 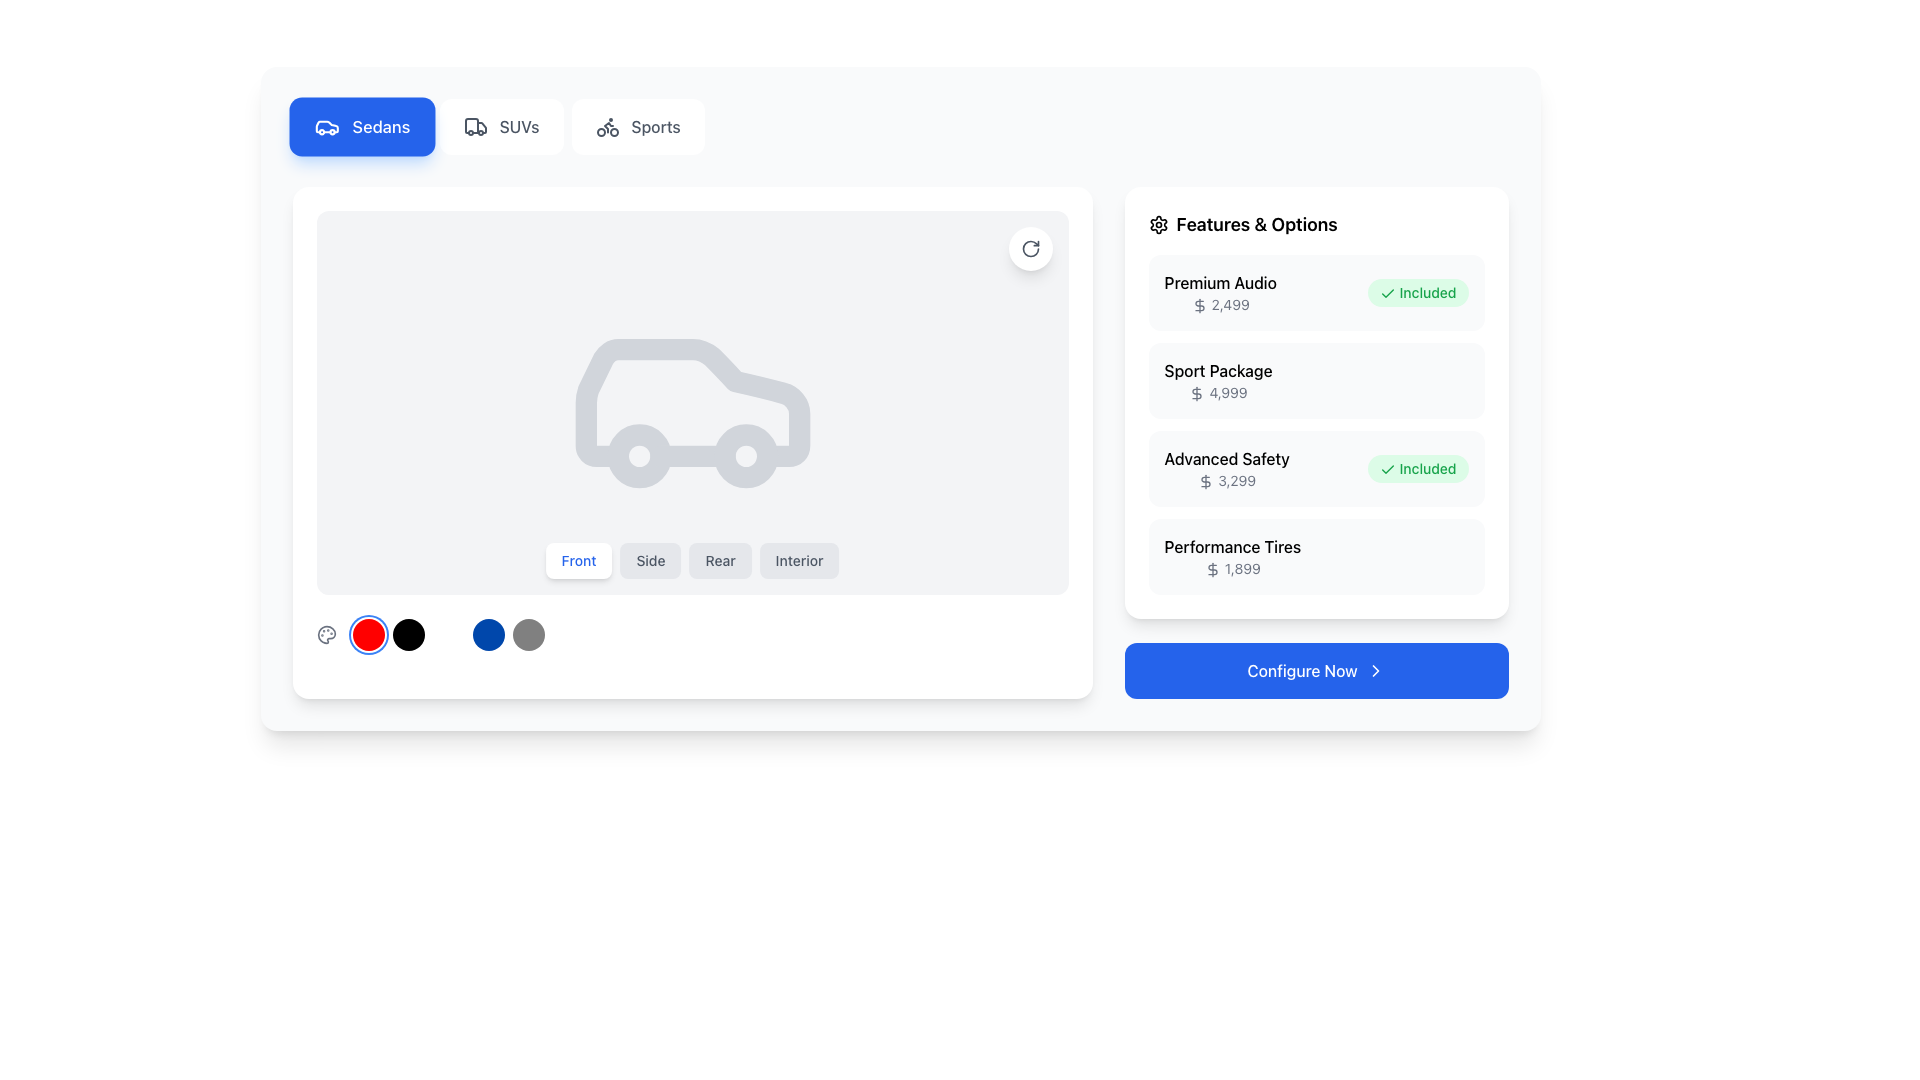 I want to click on the settings icon located in the top-right section of the interface within the 'Features & Options' column, so click(x=1158, y=224).